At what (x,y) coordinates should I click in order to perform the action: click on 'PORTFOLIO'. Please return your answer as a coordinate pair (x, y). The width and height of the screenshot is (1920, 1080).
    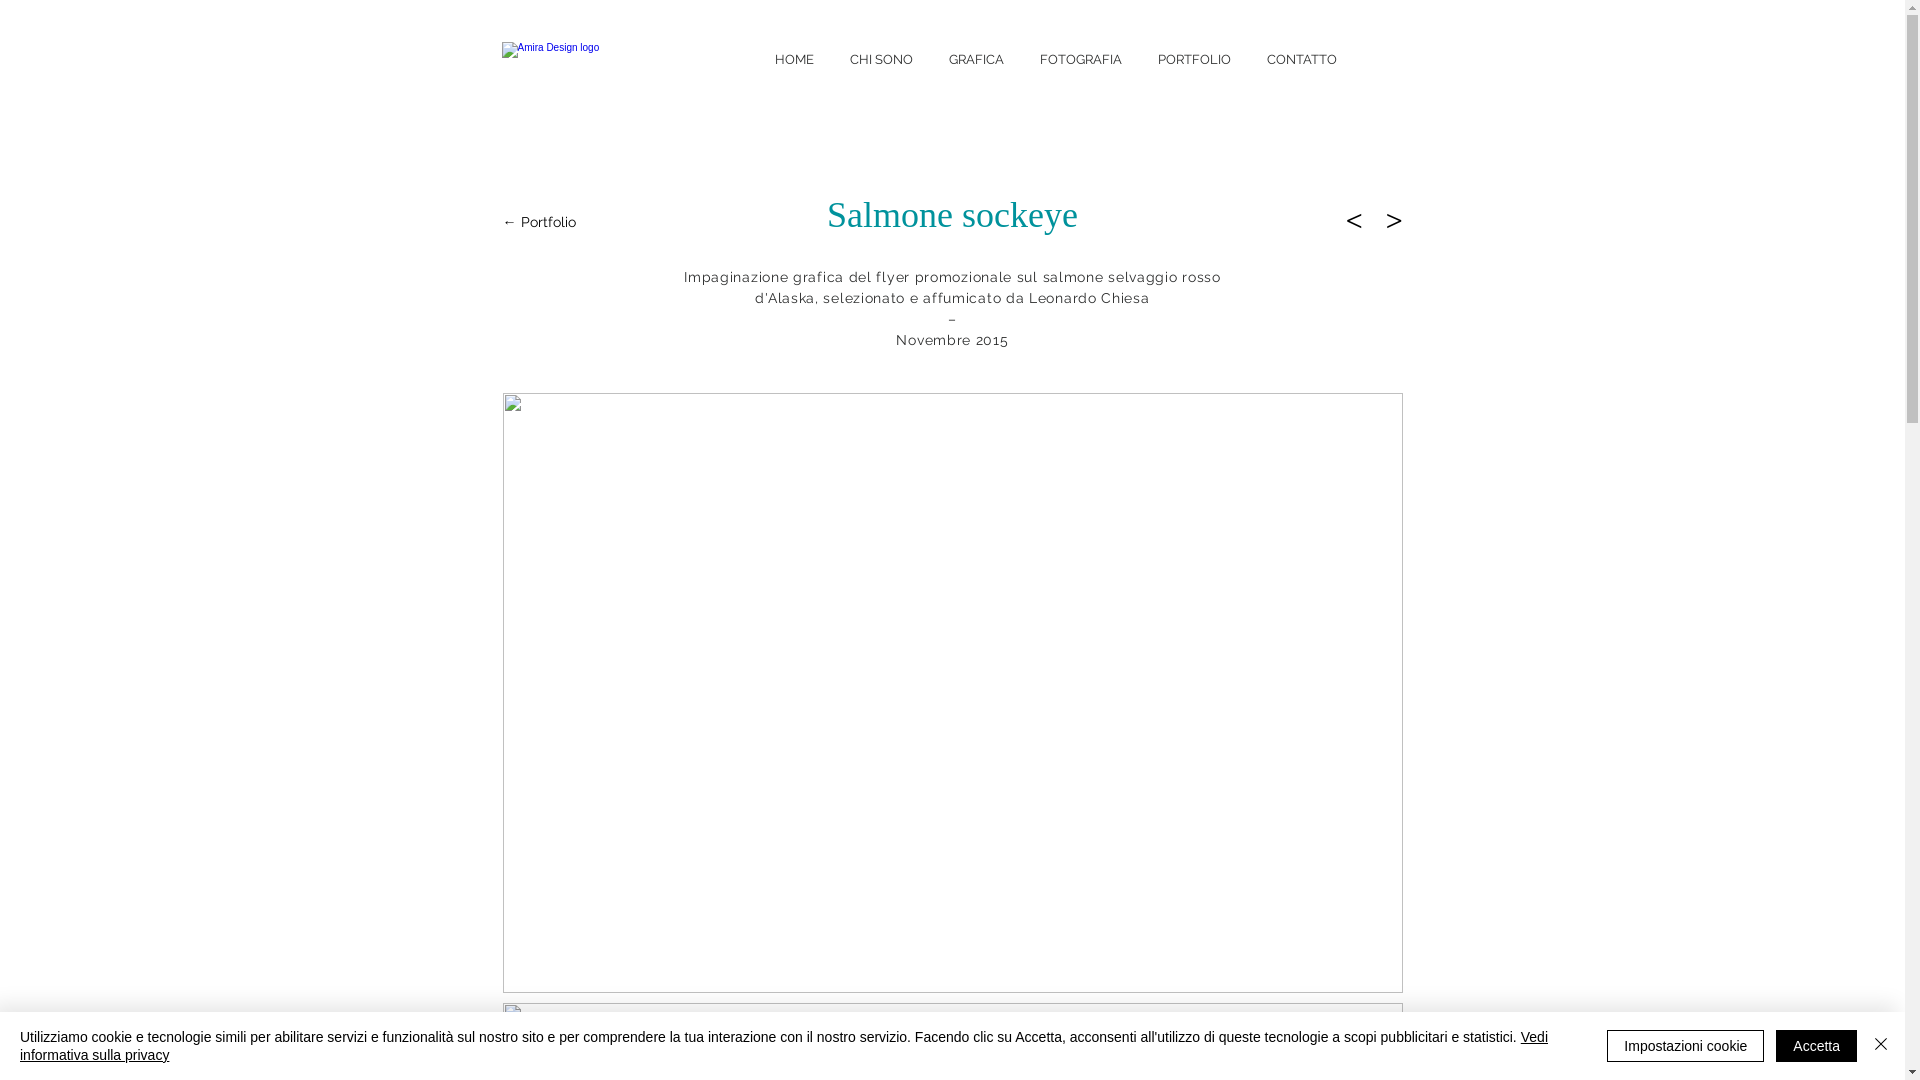
    Looking at the image, I should click on (1140, 56).